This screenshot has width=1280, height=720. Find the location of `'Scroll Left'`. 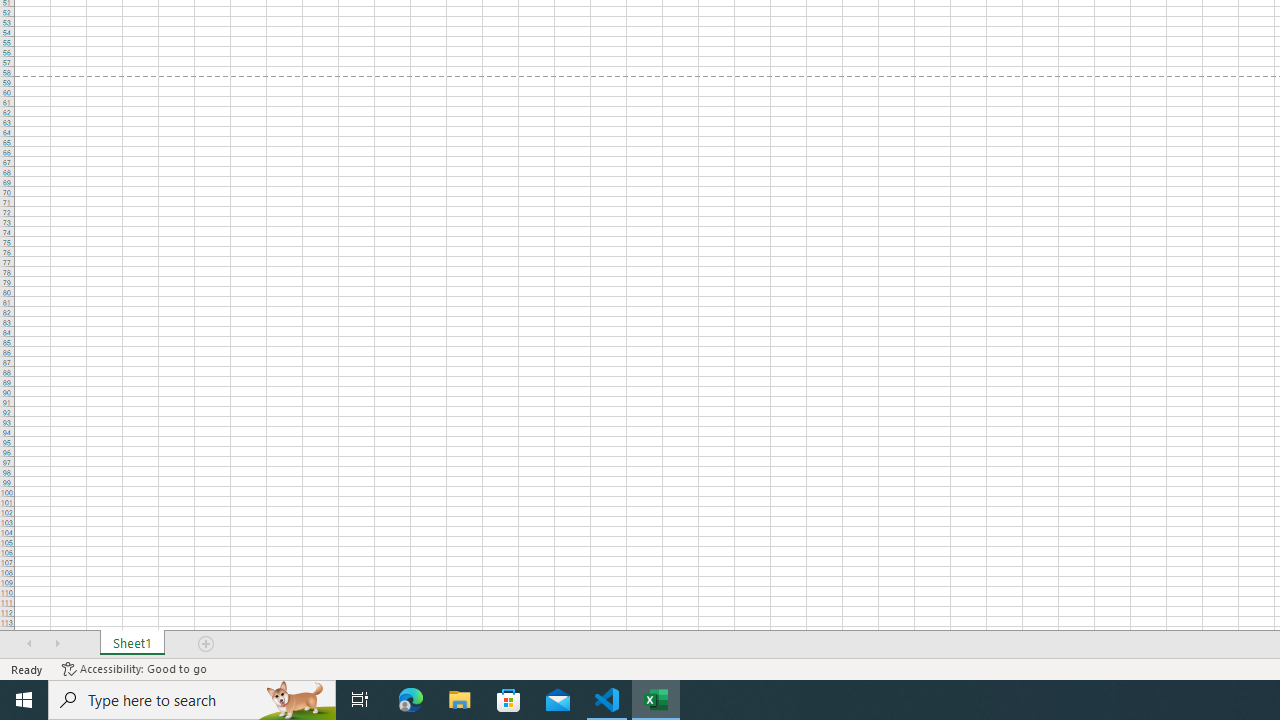

'Scroll Left' is located at coordinates (29, 644).